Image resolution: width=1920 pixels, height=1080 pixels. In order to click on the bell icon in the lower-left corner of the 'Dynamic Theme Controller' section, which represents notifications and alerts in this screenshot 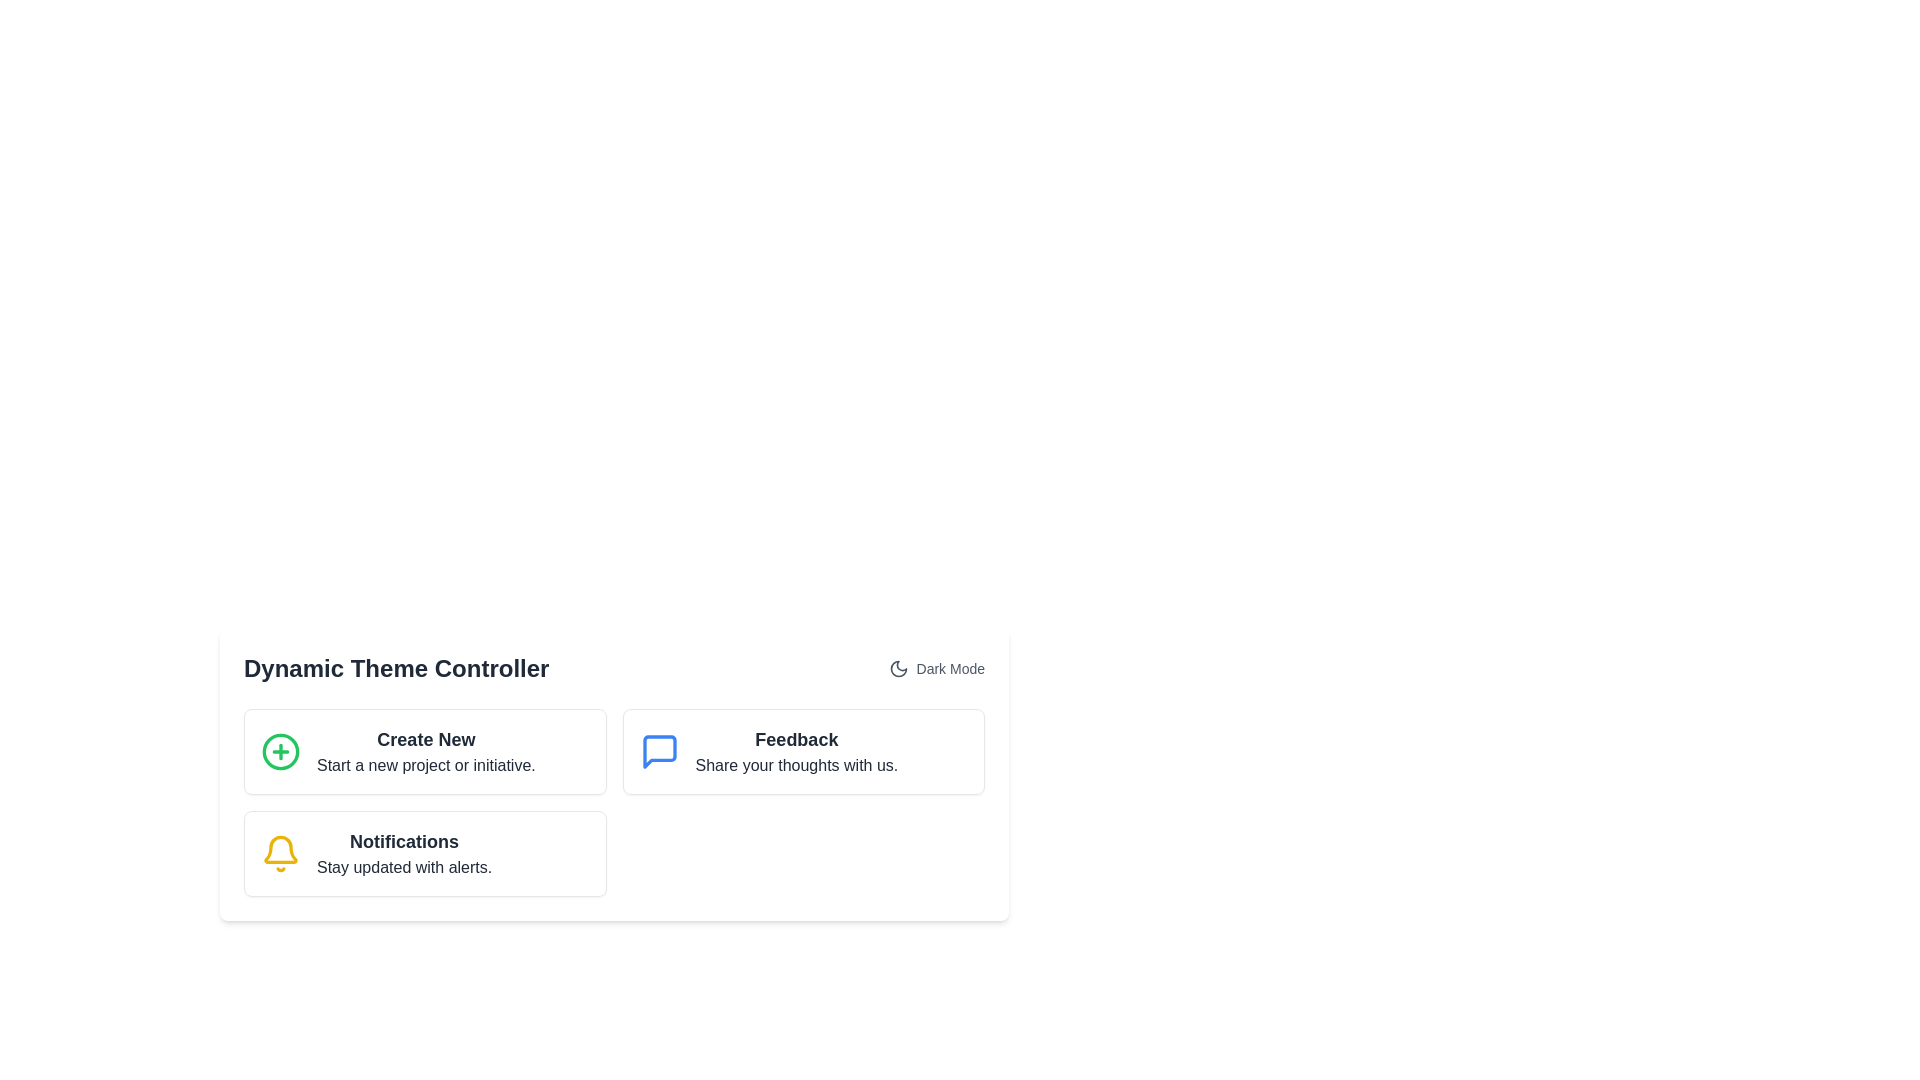, I will do `click(280, 853)`.